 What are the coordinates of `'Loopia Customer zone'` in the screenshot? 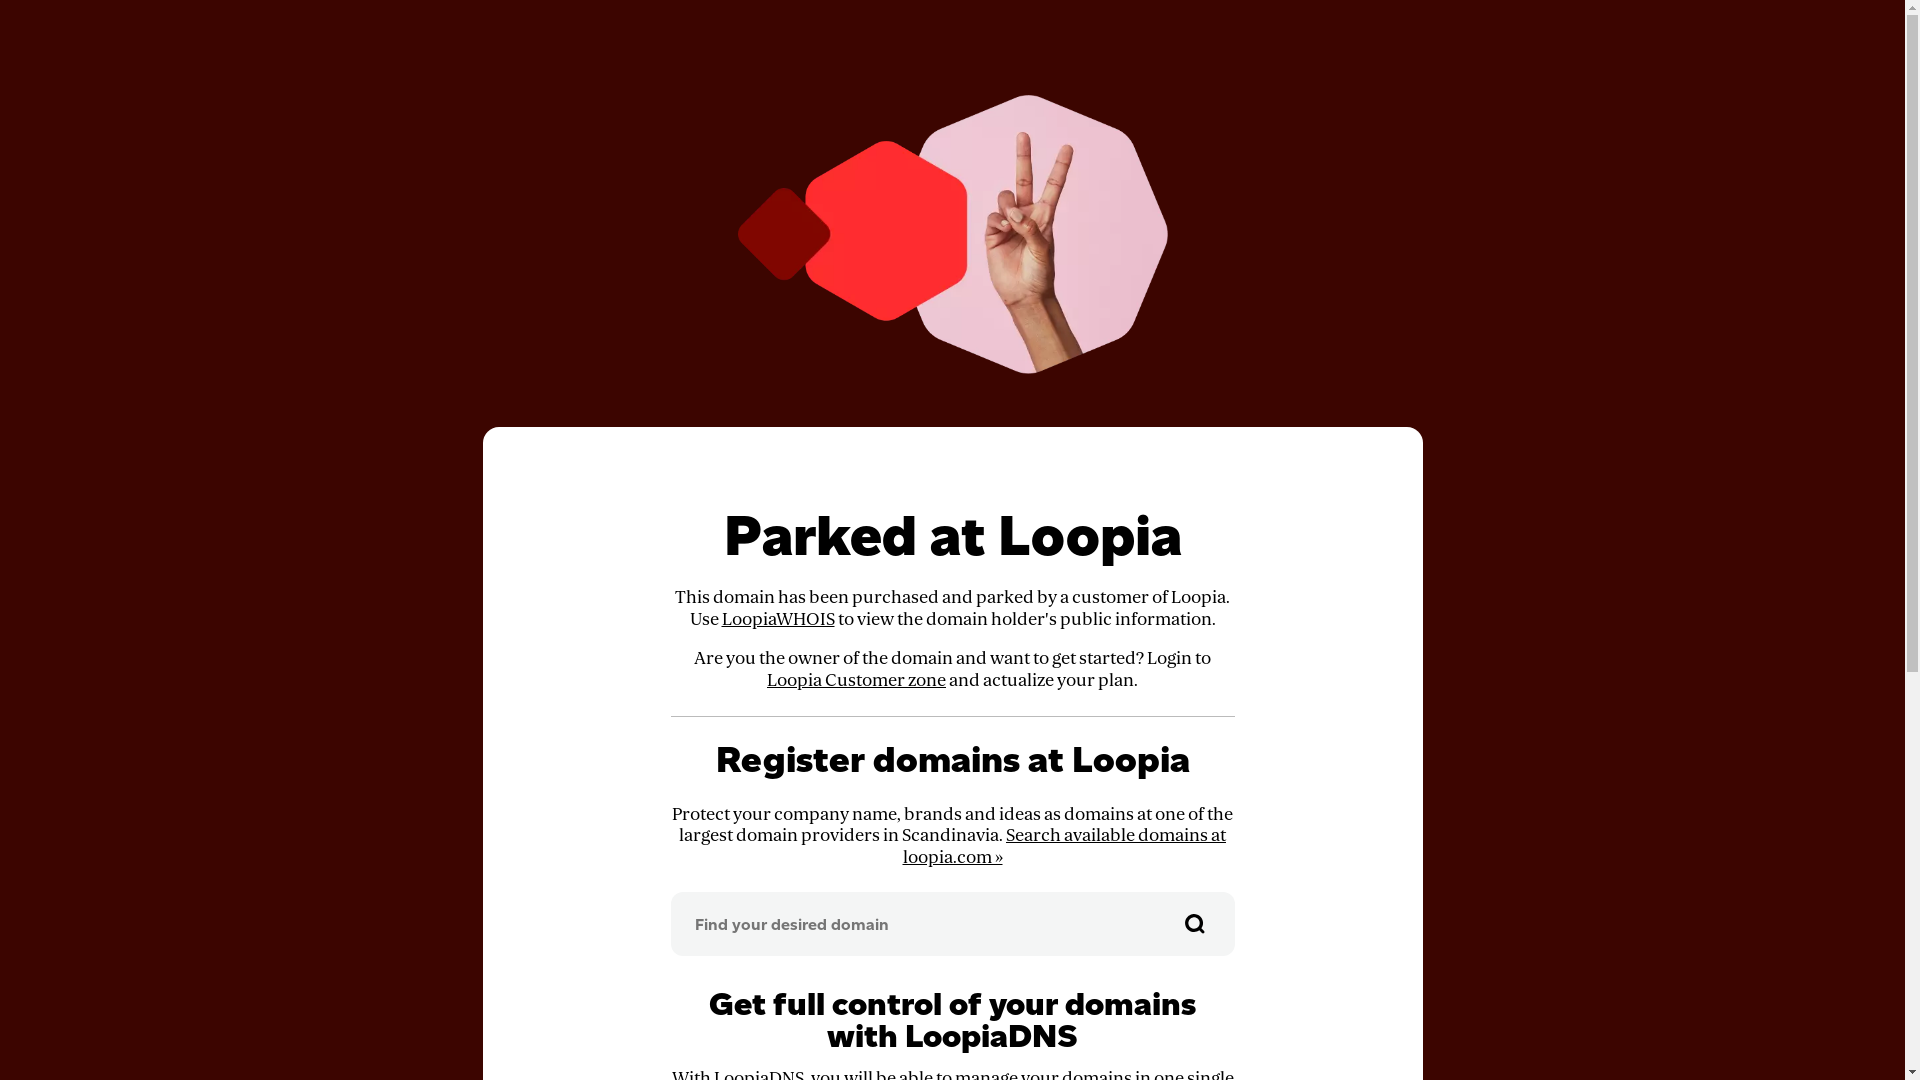 It's located at (766, 679).